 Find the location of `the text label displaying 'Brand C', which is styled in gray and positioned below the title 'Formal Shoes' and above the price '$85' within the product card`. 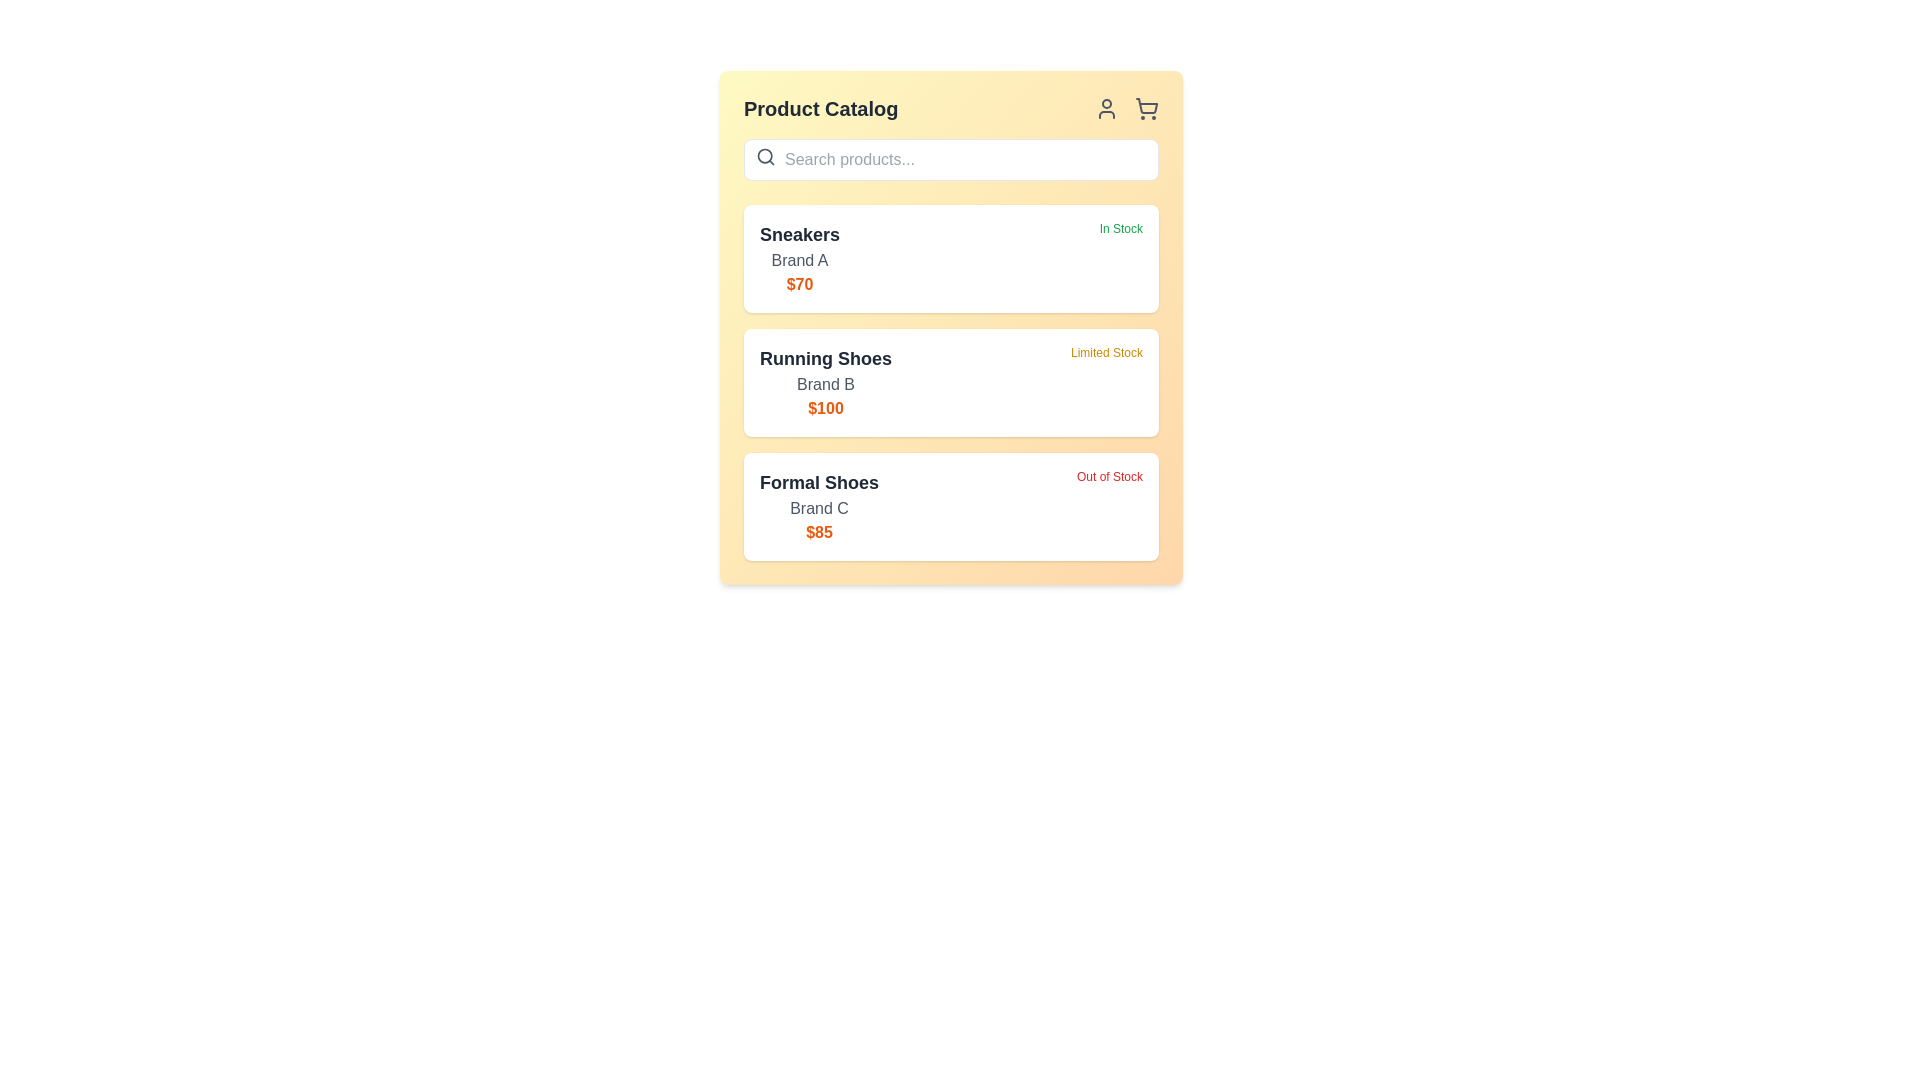

the text label displaying 'Brand C', which is styled in gray and positioned below the title 'Formal Shoes' and above the price '$85' within the product card is located at coordinates (819, 508).